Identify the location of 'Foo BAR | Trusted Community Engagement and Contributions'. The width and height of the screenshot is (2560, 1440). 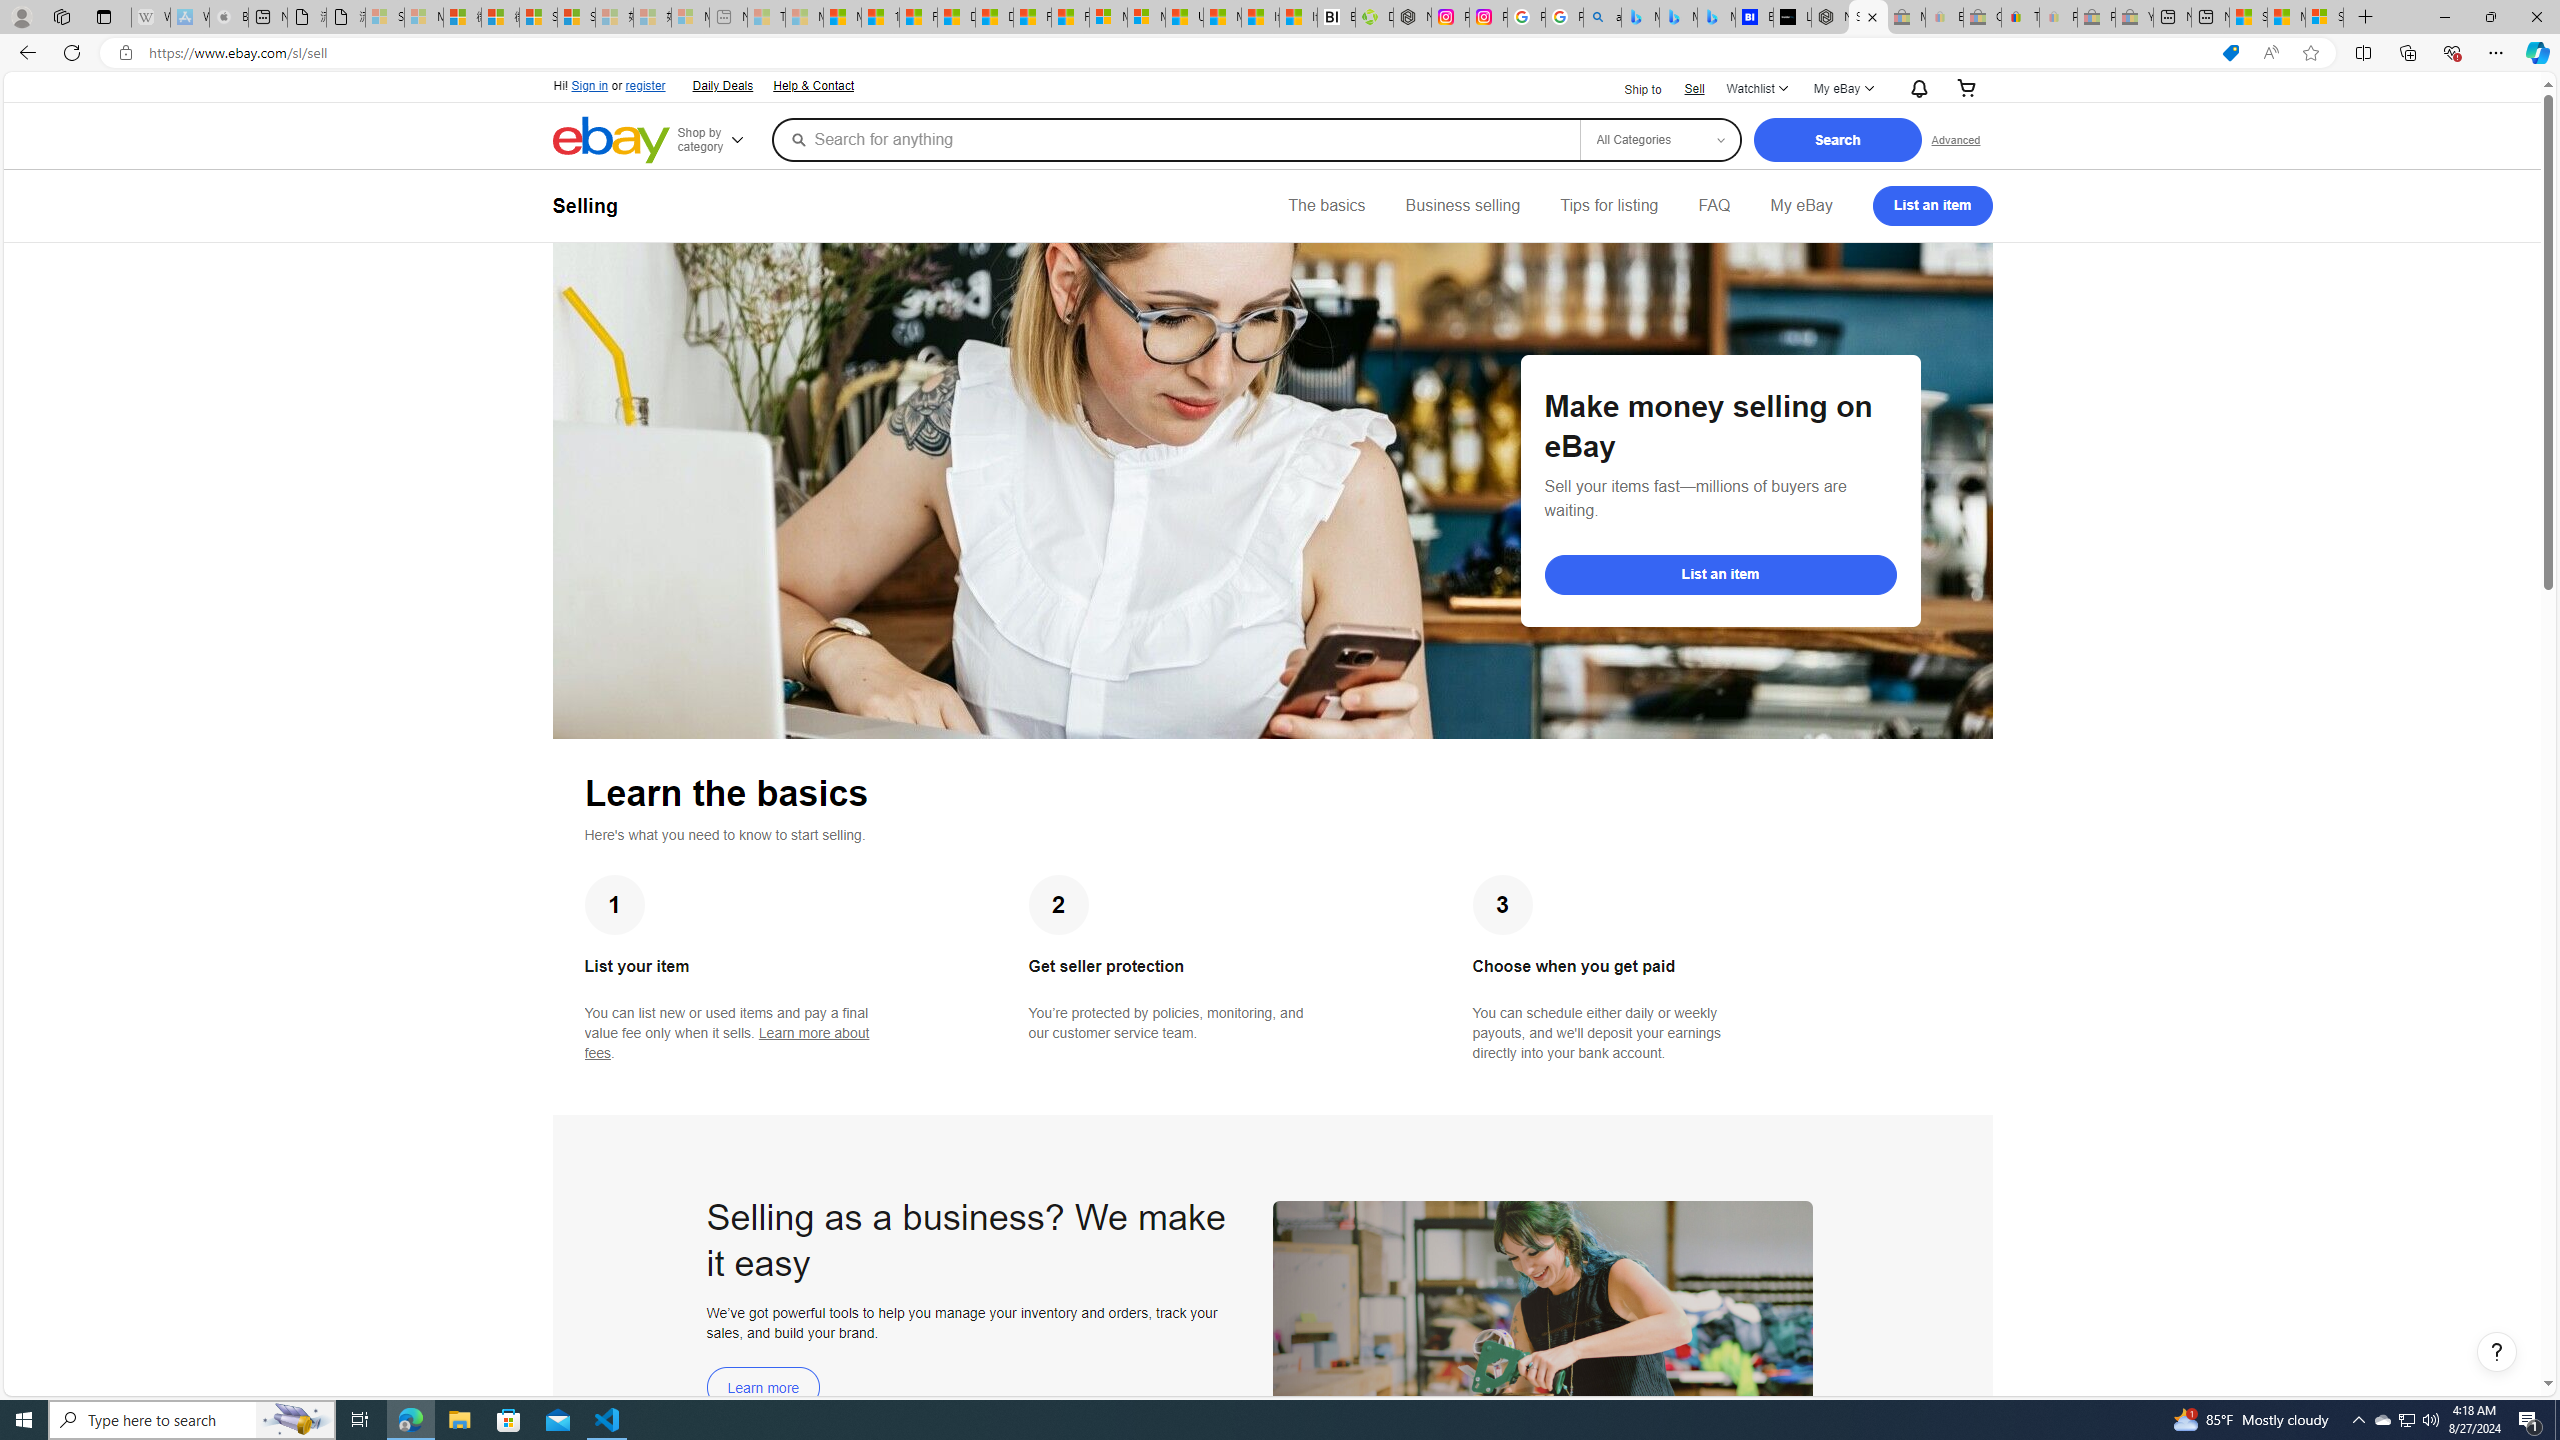
(1069, 16).